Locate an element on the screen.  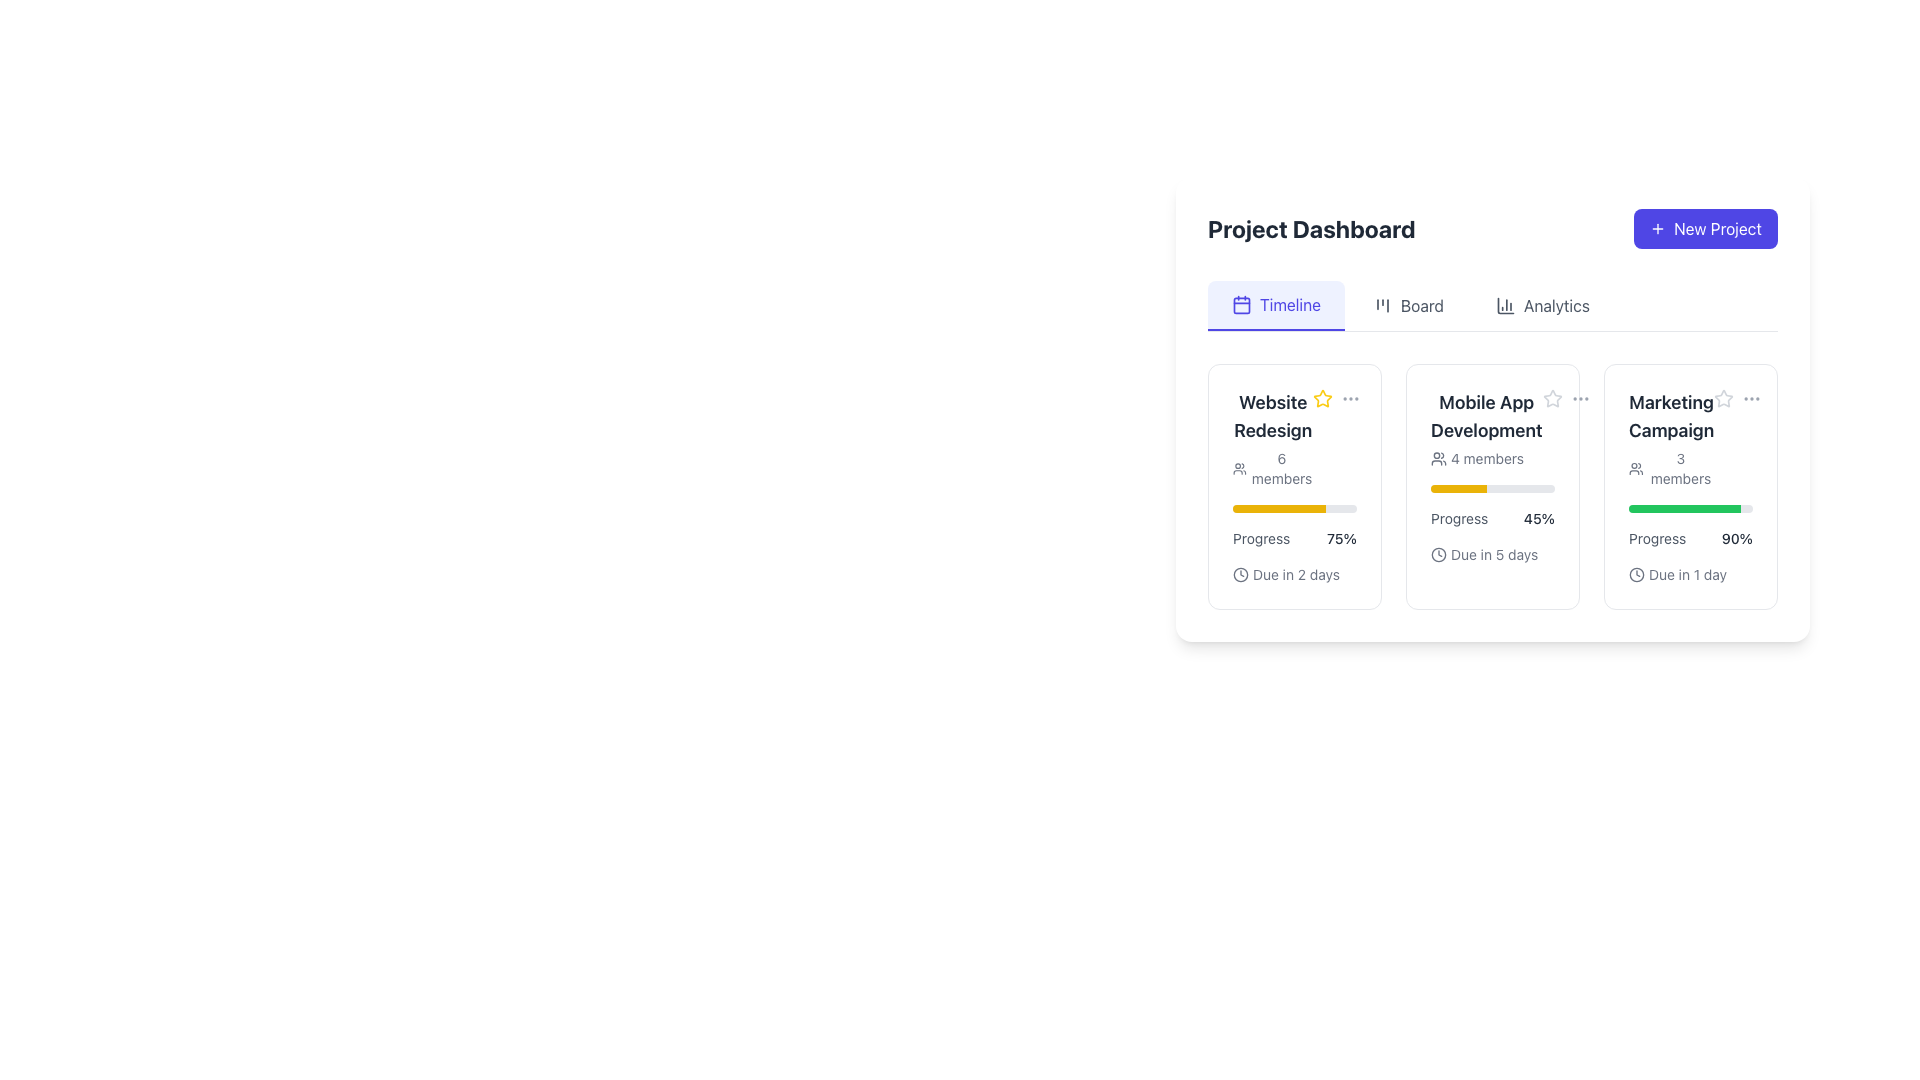
the 'Analytics' navigation tab, which is the third tab in a row and features a small chart icon is located at coordinates (1541, 305).